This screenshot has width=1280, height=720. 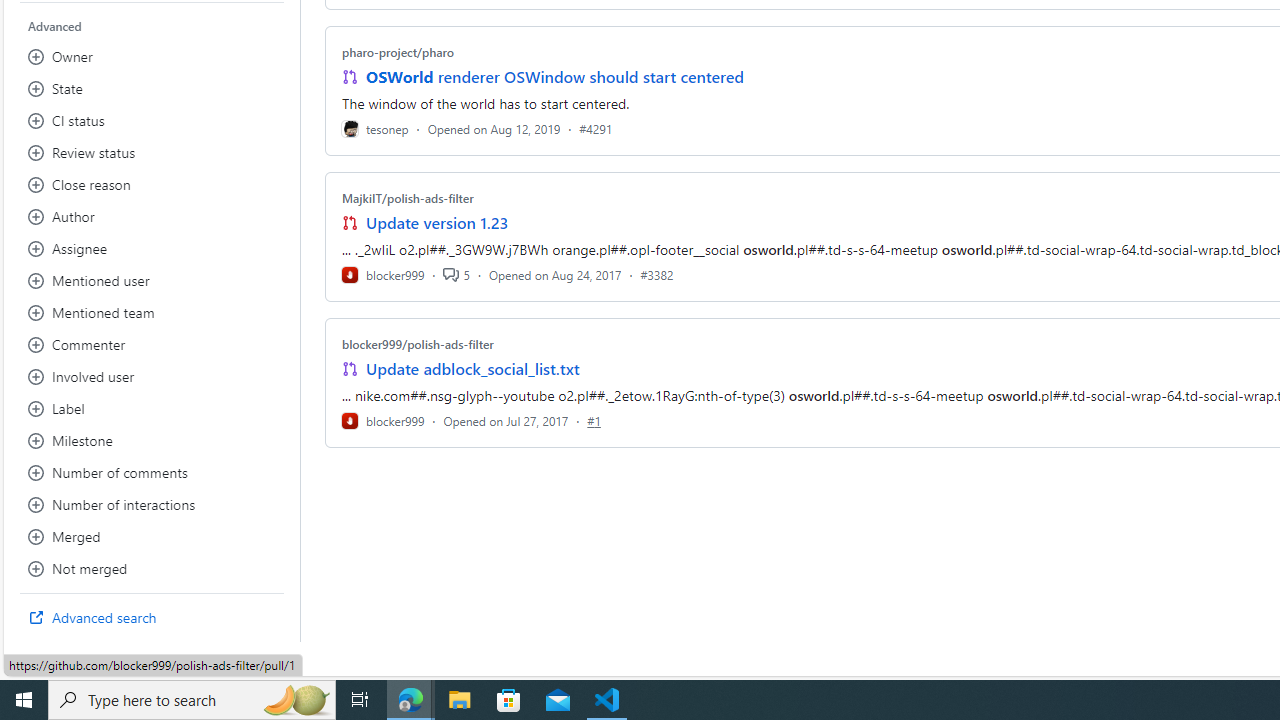 What do you see at coordinates (455, 274) in the screenshot?
I see `'5'` at bounding box center [455, 274].